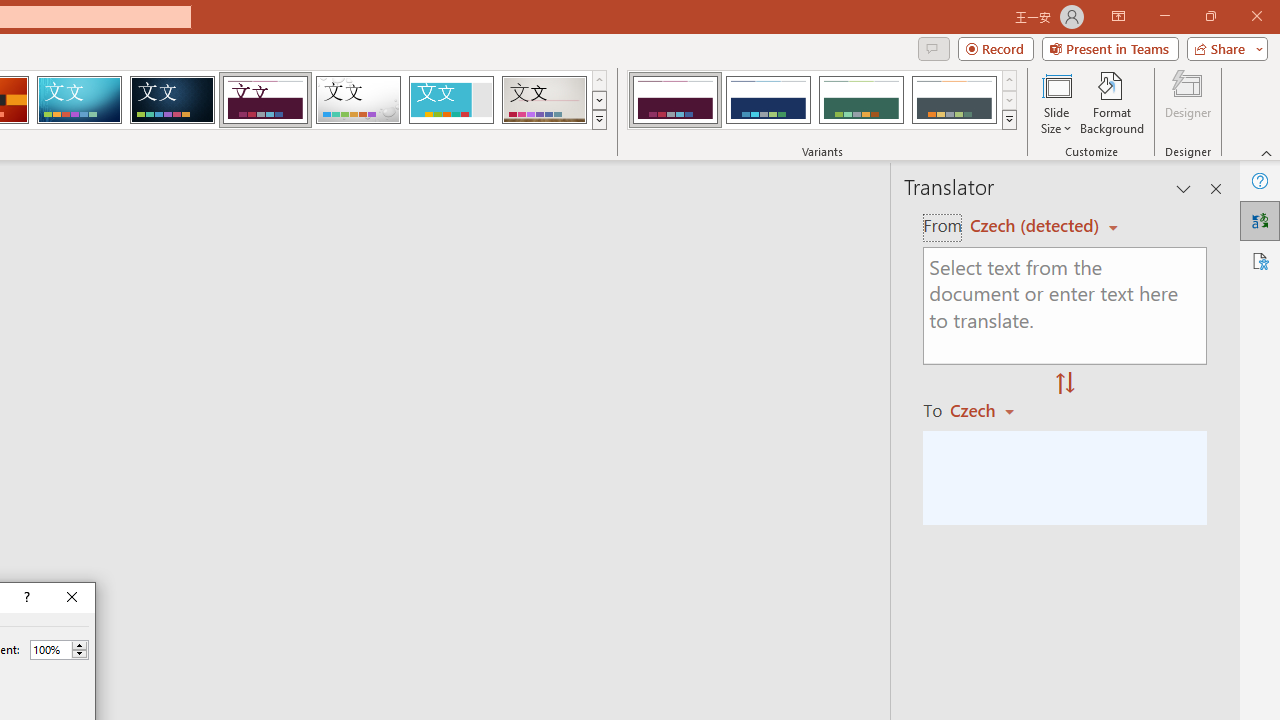 The height and width of the screenshot is (720, 1280). I want to click on 'Minimize', so click(1164, 16).